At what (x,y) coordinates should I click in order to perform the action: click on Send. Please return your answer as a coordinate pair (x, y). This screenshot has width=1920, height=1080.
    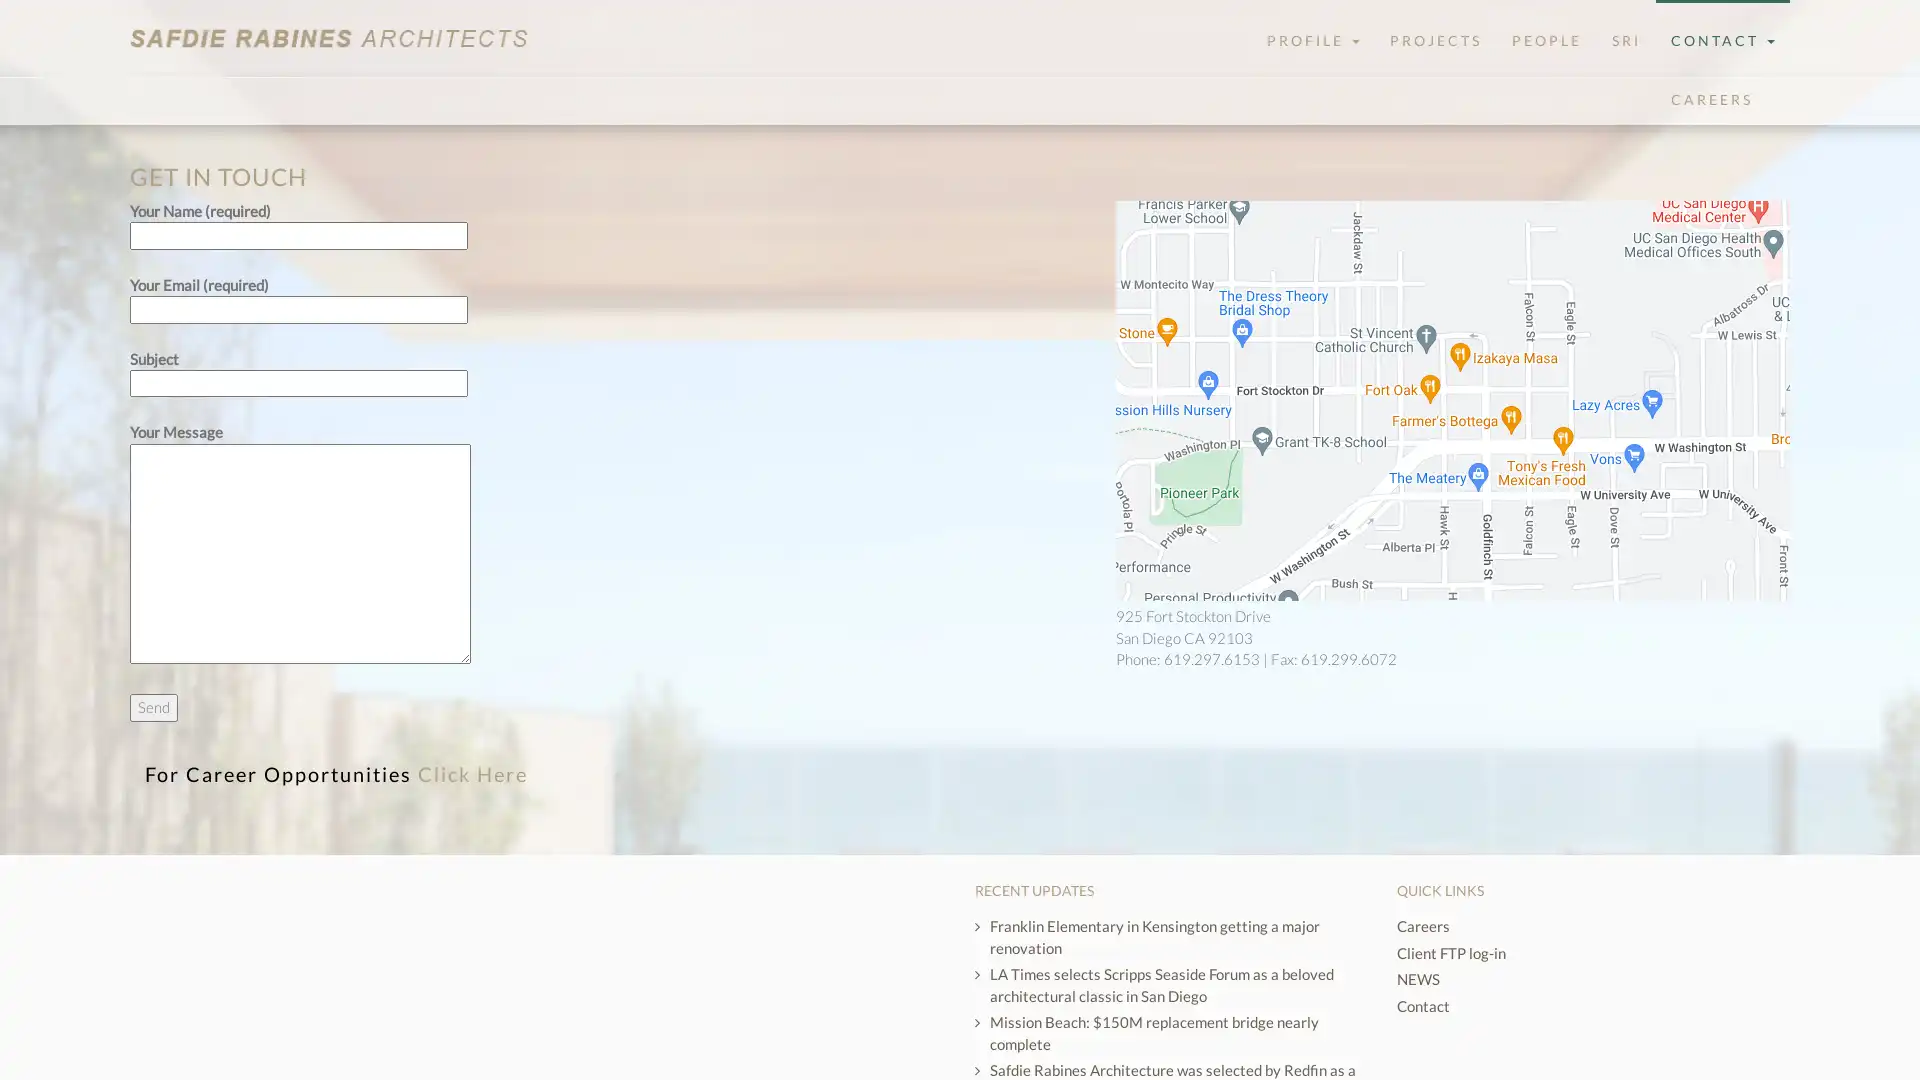
    Looking at the image, I should click on (152, 706).